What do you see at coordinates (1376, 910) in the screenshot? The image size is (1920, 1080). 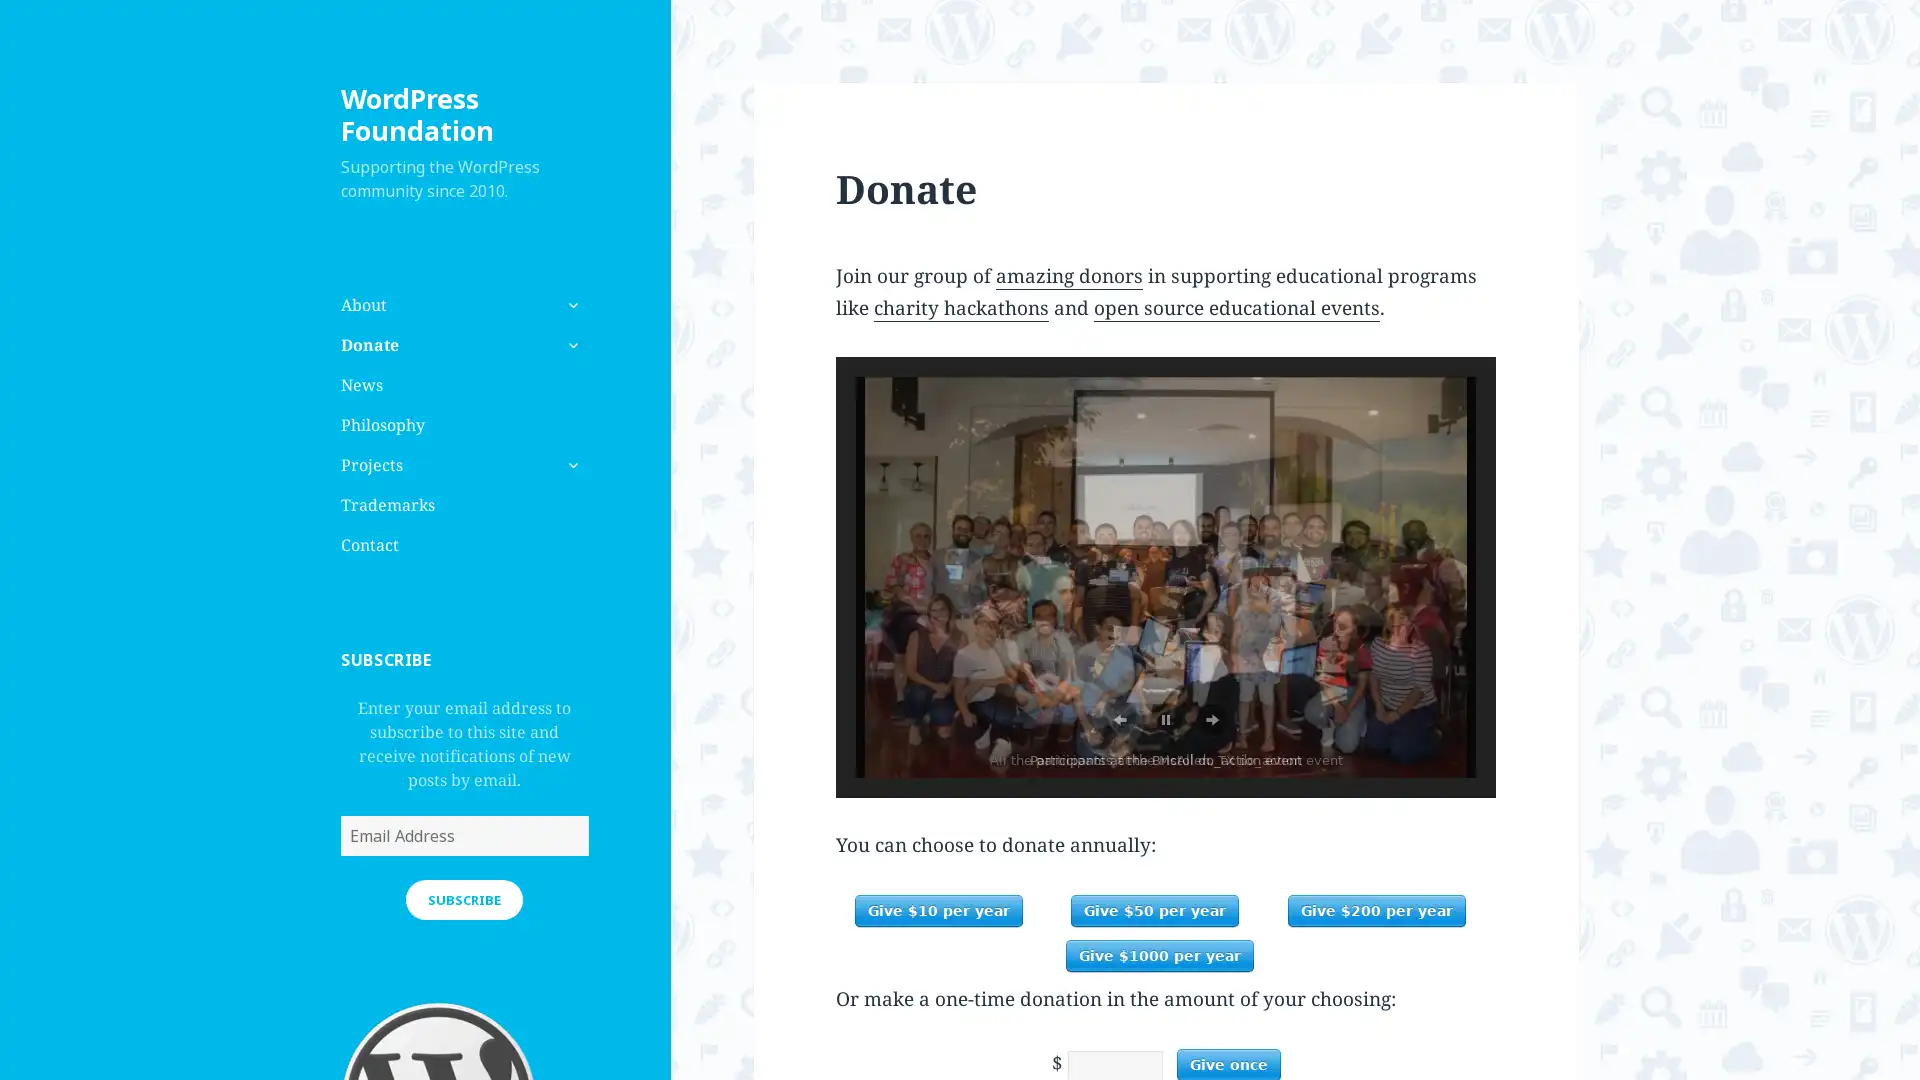 I see `Give $200 per year` at bounding box center [1376, 910].